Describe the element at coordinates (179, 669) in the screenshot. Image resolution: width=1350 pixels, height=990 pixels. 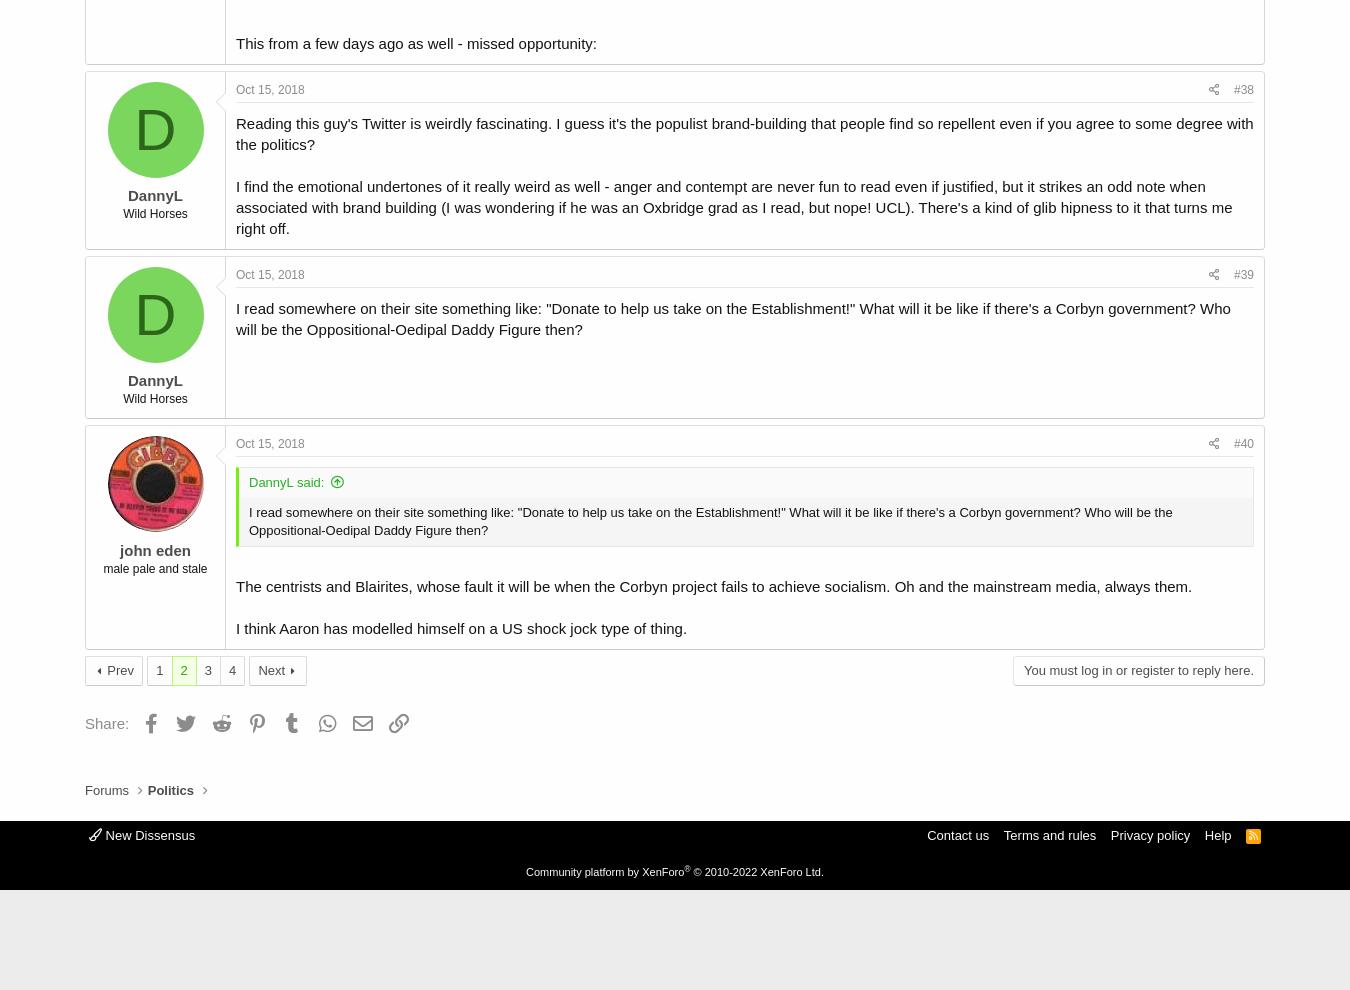
I see `'2'` at that location.